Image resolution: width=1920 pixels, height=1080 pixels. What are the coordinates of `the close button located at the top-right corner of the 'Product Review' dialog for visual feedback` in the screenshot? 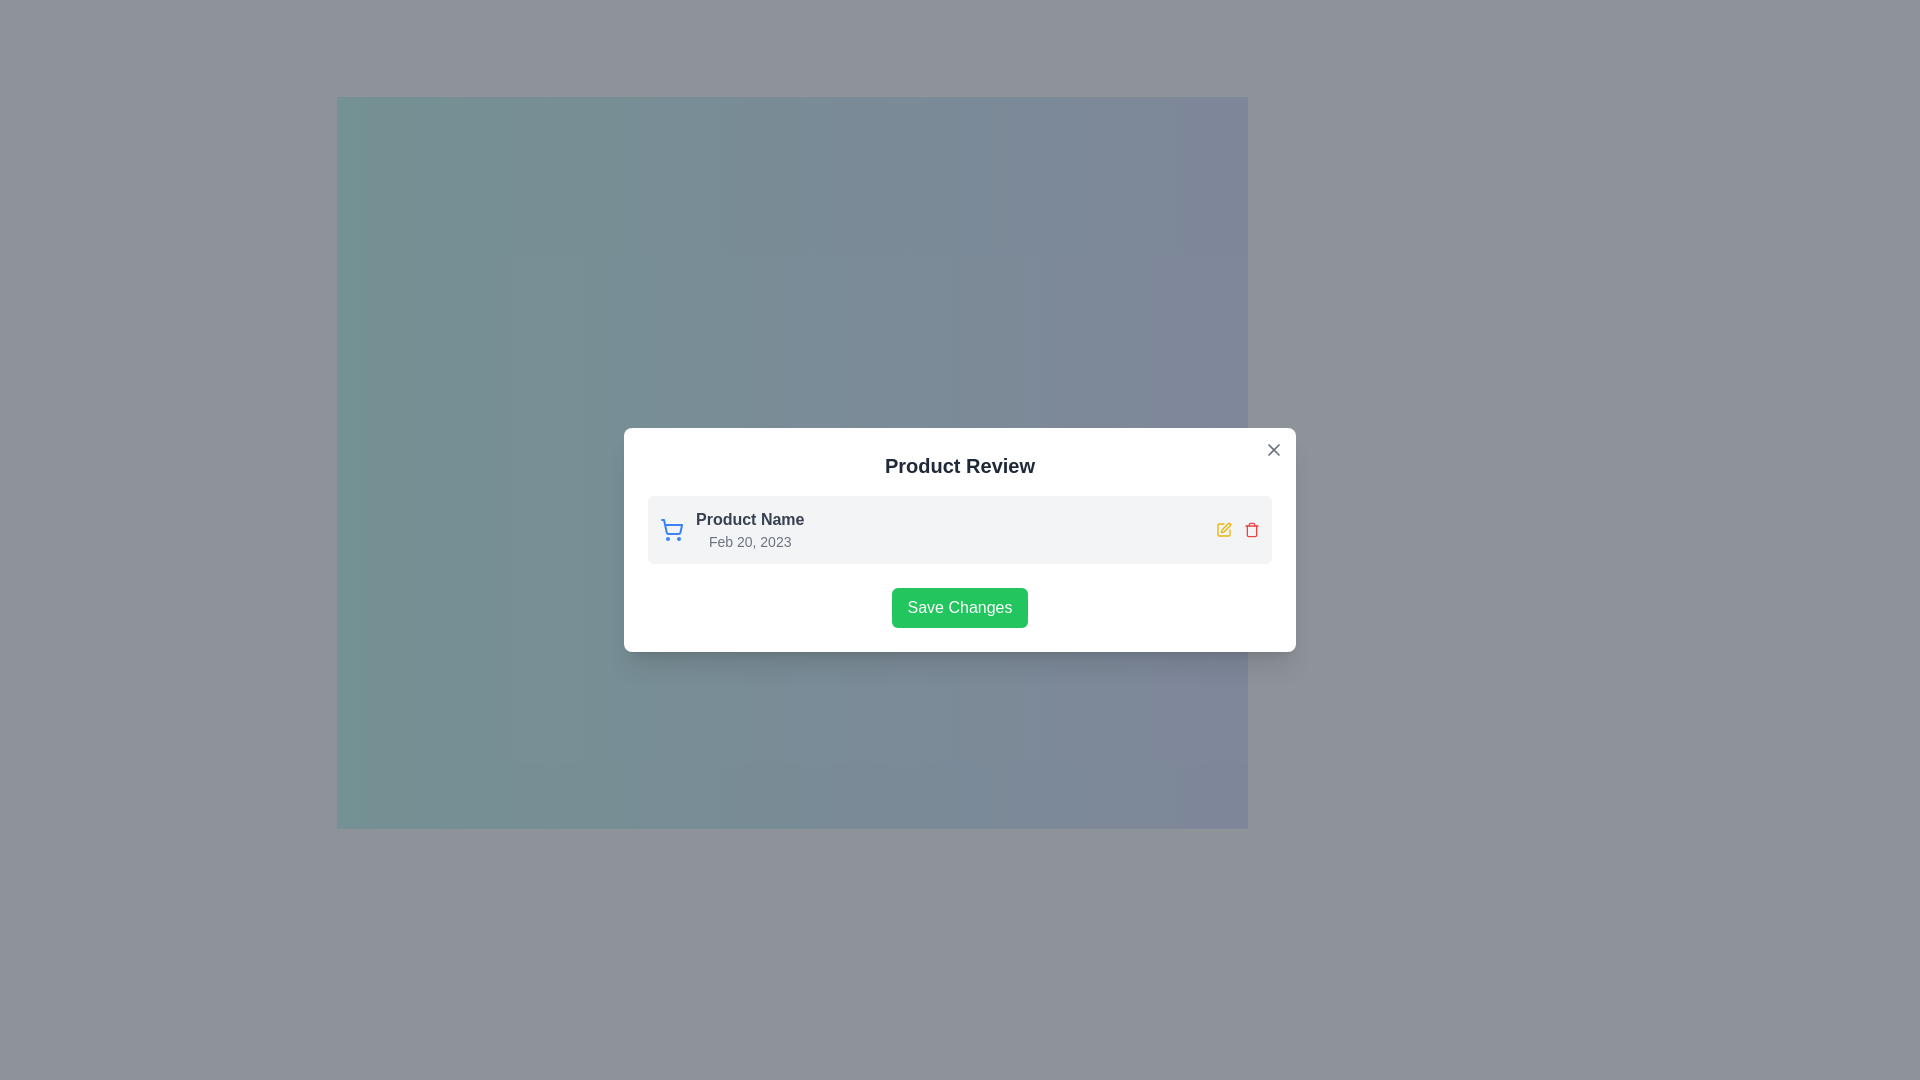 It's located at (1272, 450).